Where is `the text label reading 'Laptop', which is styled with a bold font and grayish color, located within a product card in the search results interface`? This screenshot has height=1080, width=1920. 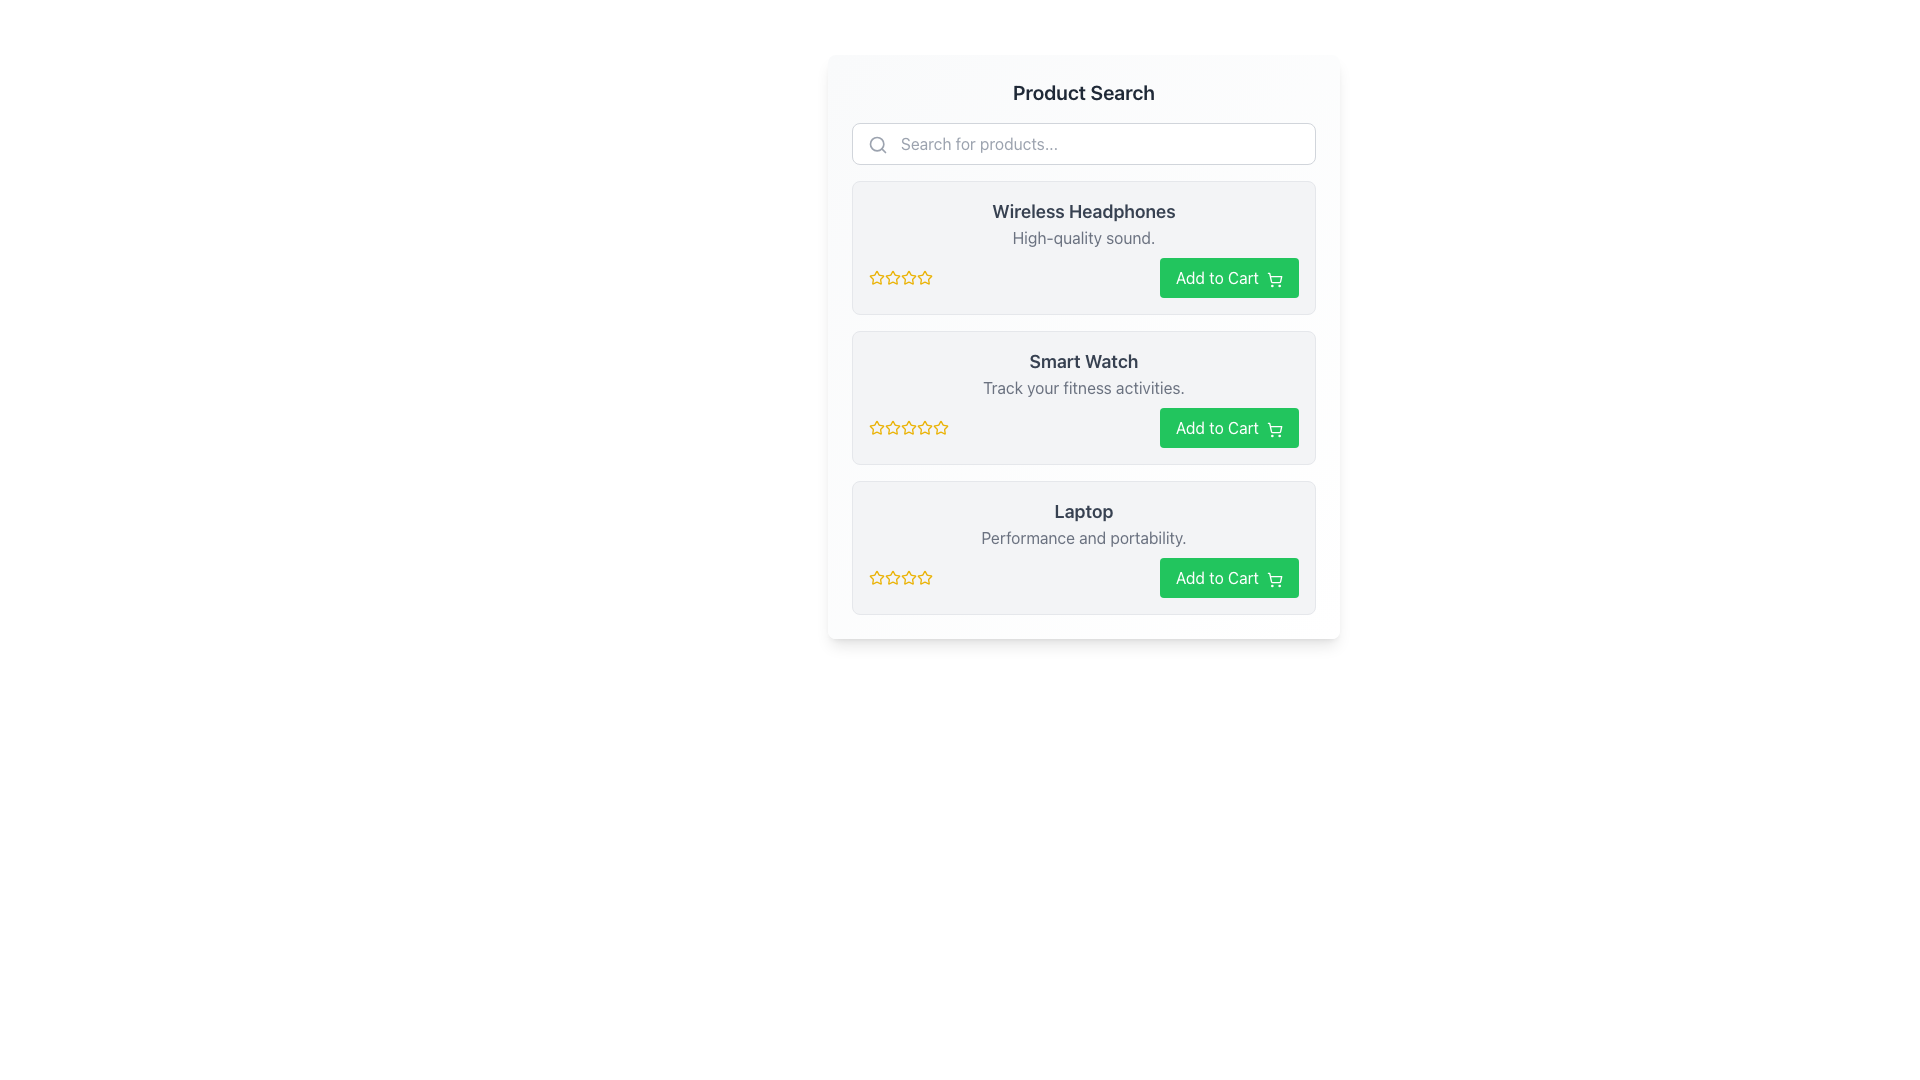
the text label reading 'Laptop', which is styled with a bold font and grayish color, located within a product card in the search results interface is located at coordinates (1083, 511).